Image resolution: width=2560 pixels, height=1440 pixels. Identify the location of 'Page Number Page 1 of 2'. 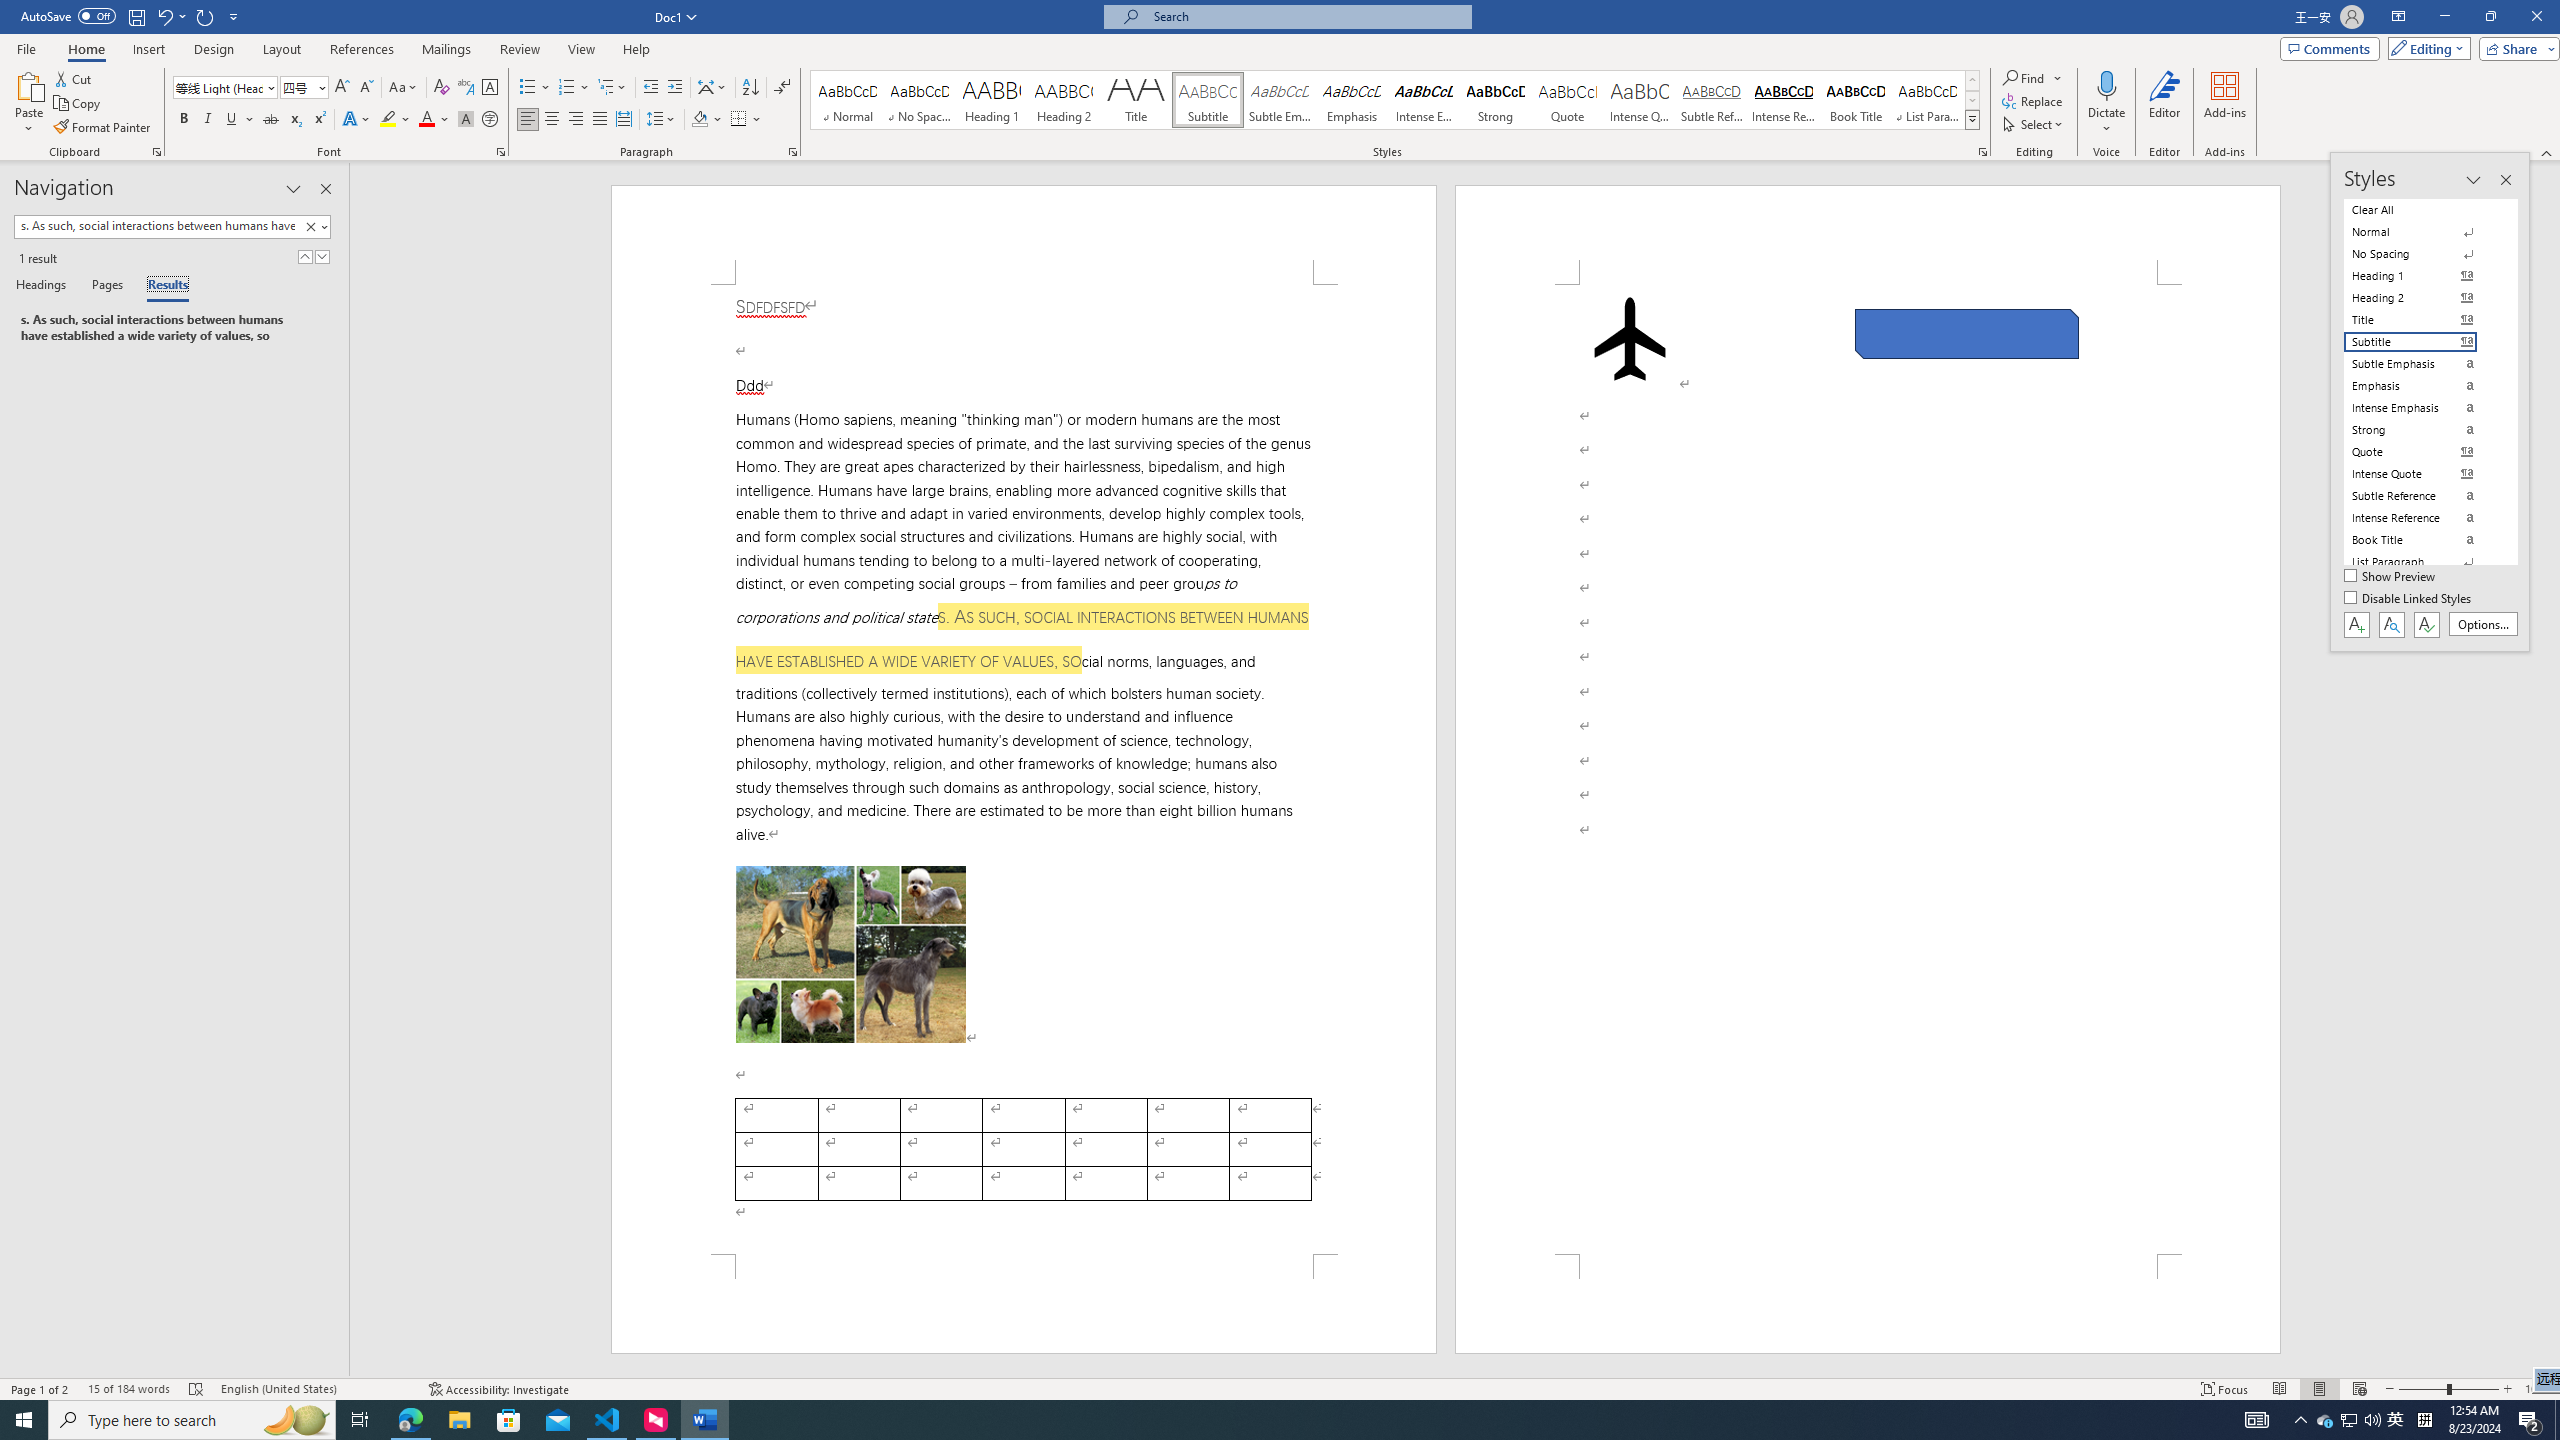
(40, 1389).